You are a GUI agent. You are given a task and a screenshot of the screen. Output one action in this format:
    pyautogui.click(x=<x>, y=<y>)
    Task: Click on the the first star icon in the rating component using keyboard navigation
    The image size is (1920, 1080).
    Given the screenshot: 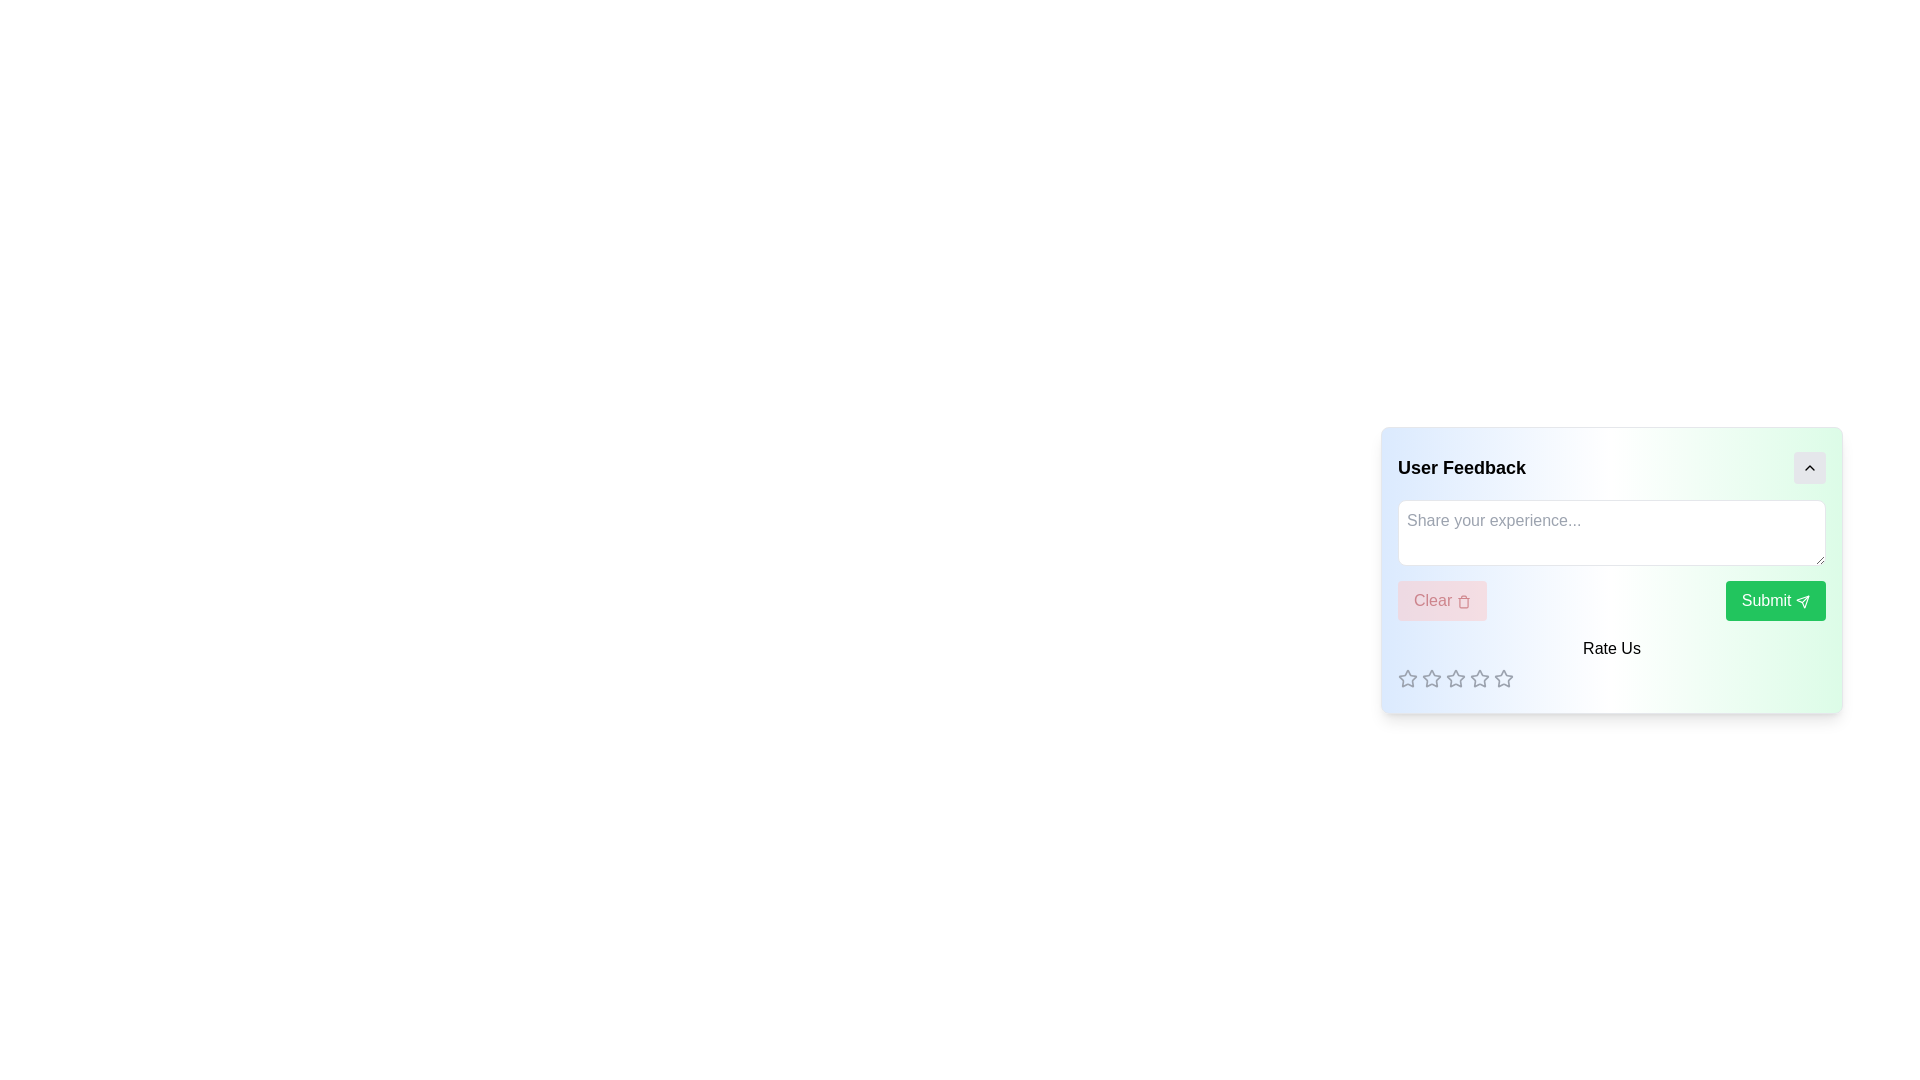 What is the action you would take?
    pyautogui.click(x=1430, y=677)
    